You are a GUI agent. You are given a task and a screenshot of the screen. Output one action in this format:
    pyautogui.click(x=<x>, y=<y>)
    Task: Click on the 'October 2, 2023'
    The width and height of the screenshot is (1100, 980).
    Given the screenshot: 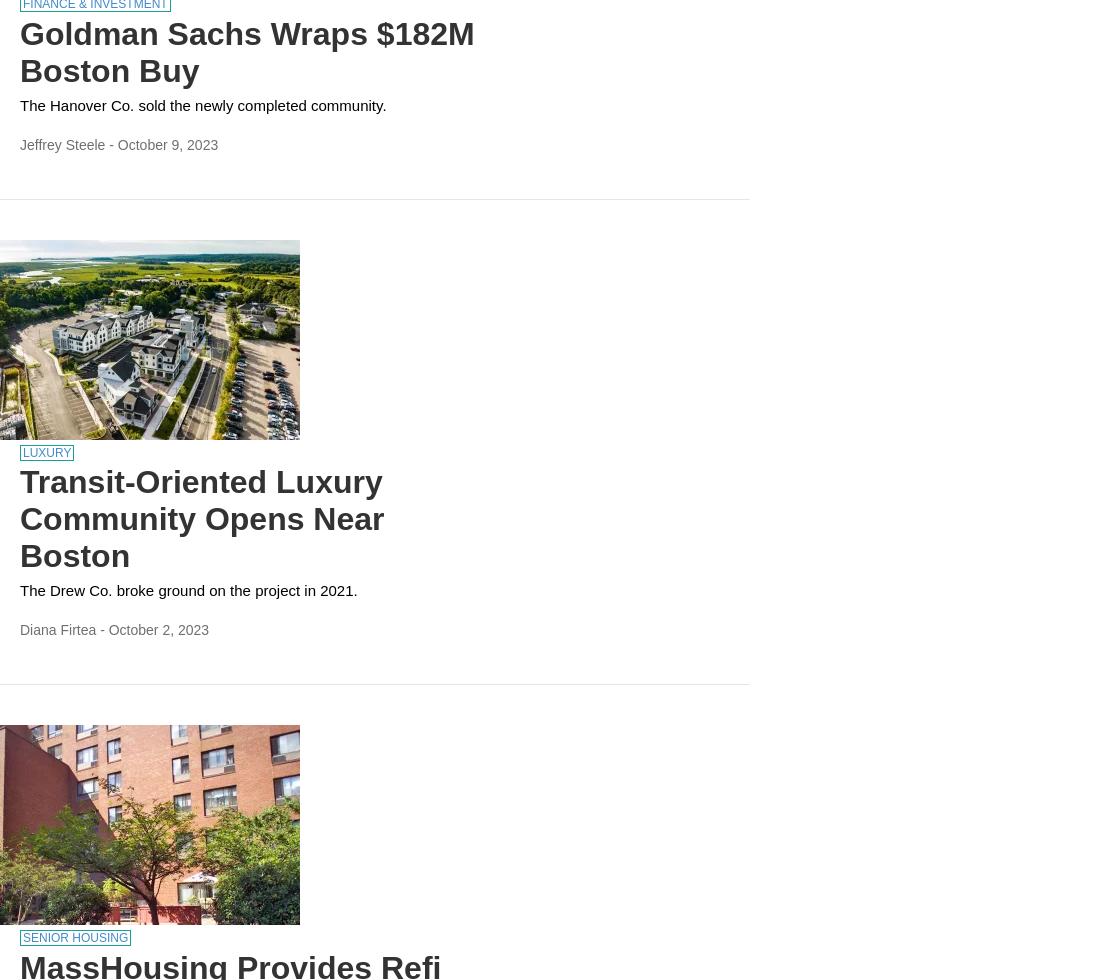 What is the action you would take?
    pyautogui.click(x=157, y=630)
    